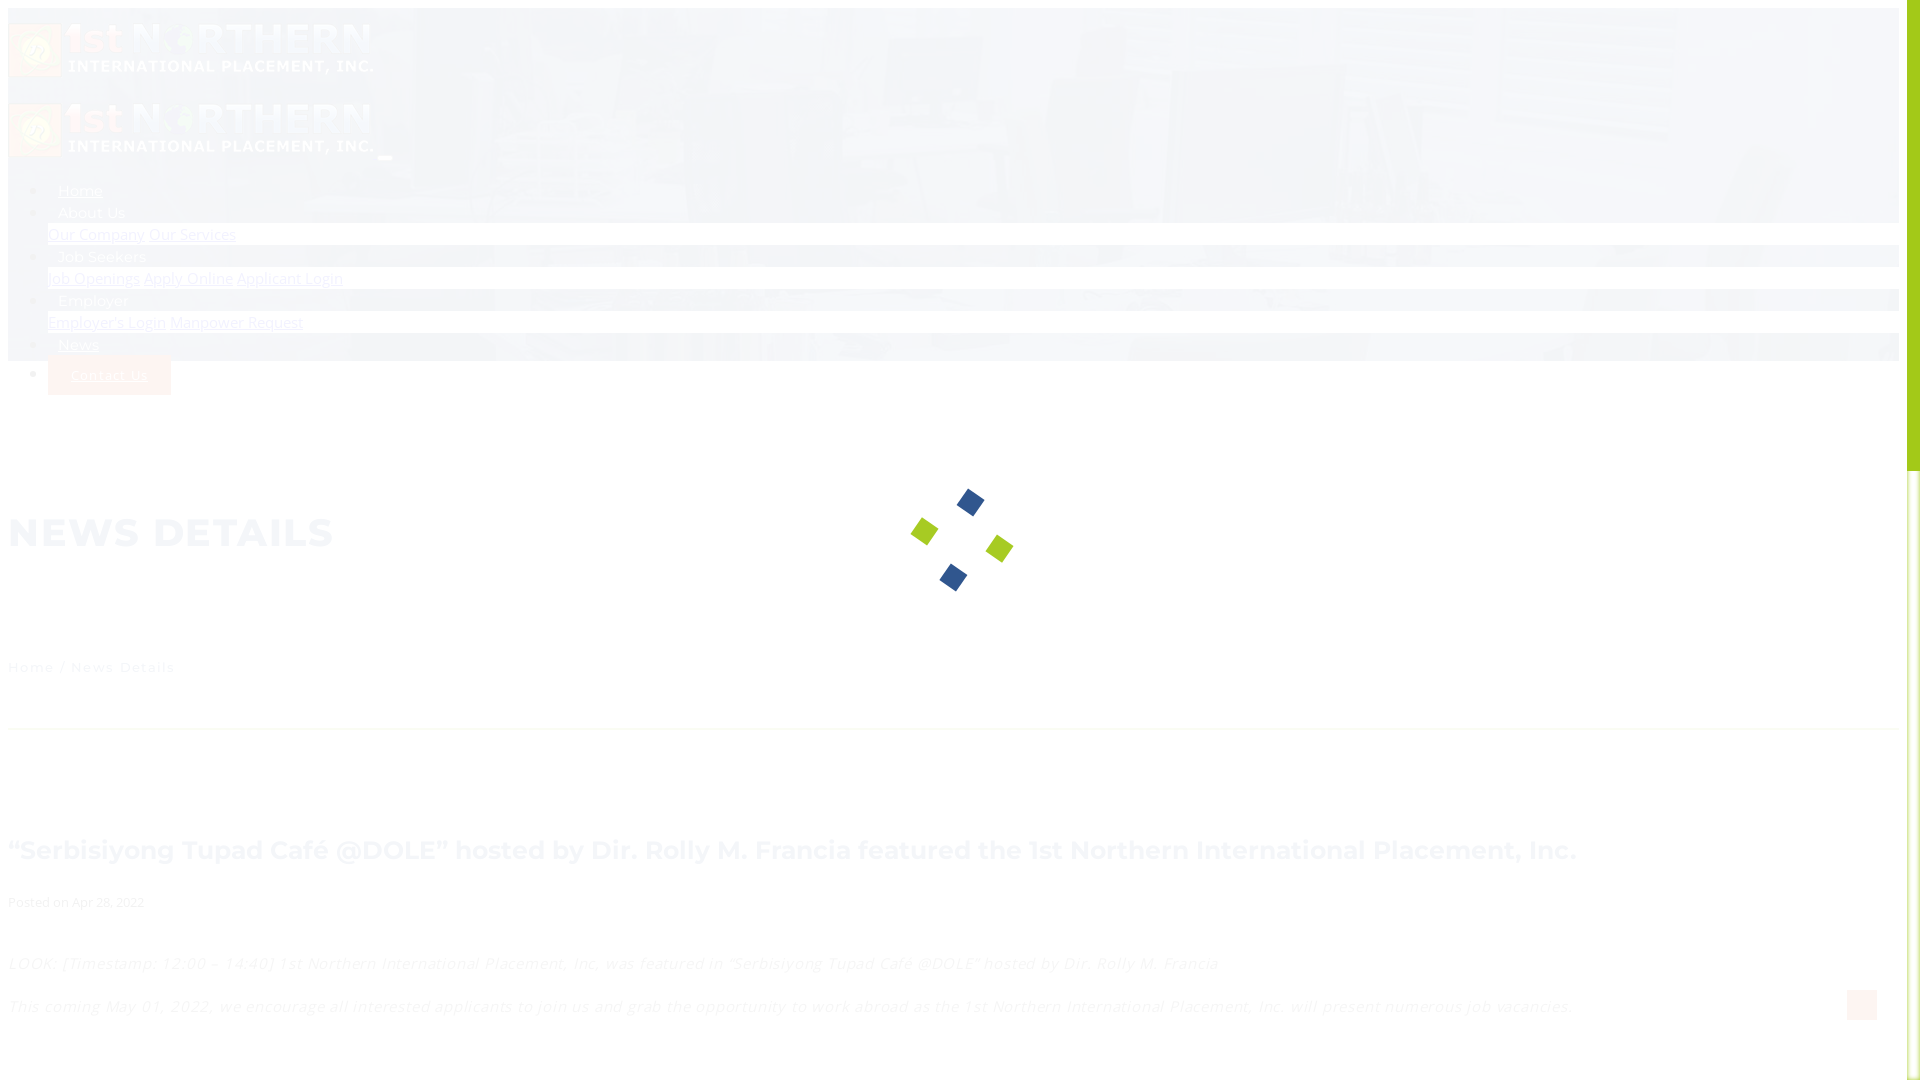 This screenshot has width=1920, height=1080. What do you see at coordinates (80, 191) in the screenshot?
I see `'Home'` at bounding box center [80, 191].